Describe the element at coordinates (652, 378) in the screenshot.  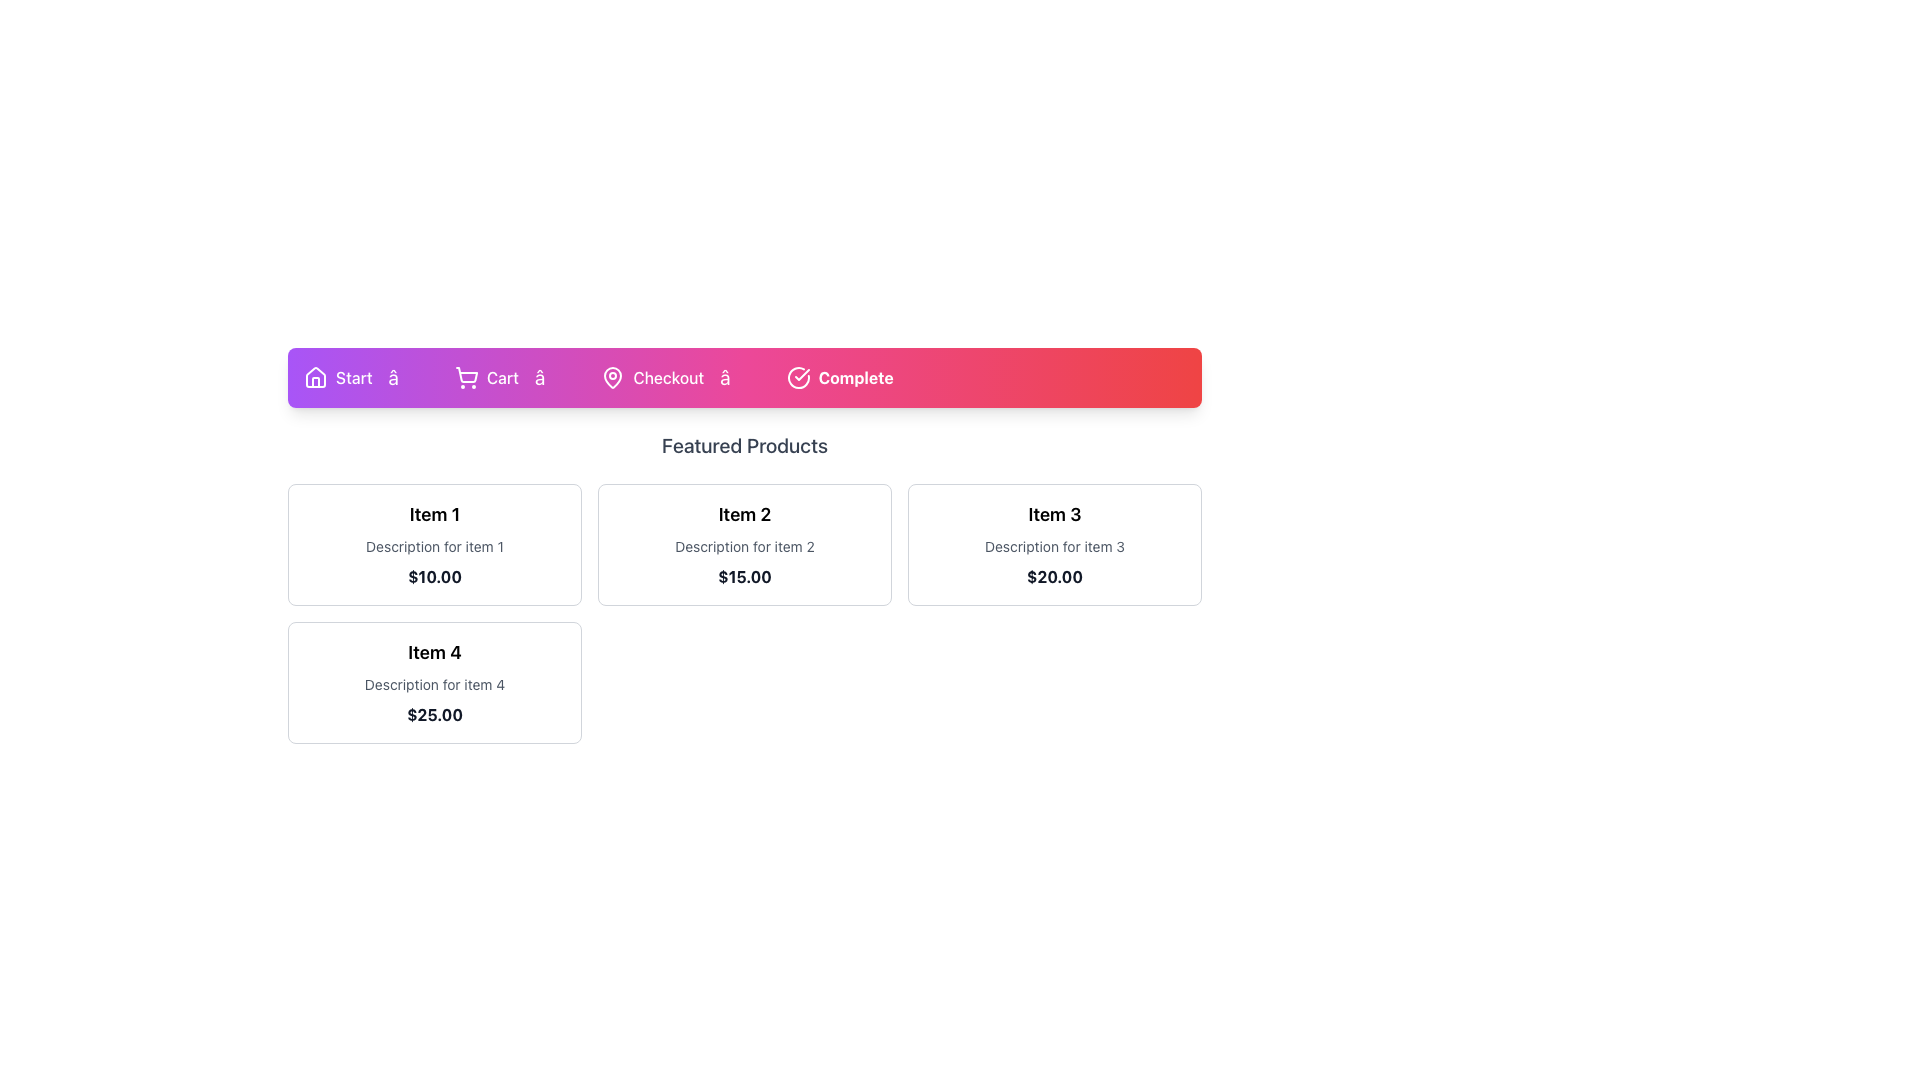
I see `the 'Checkout' navigation step, which features a bold white text label and a map pin icon on a vibrant gradient background` at that location.